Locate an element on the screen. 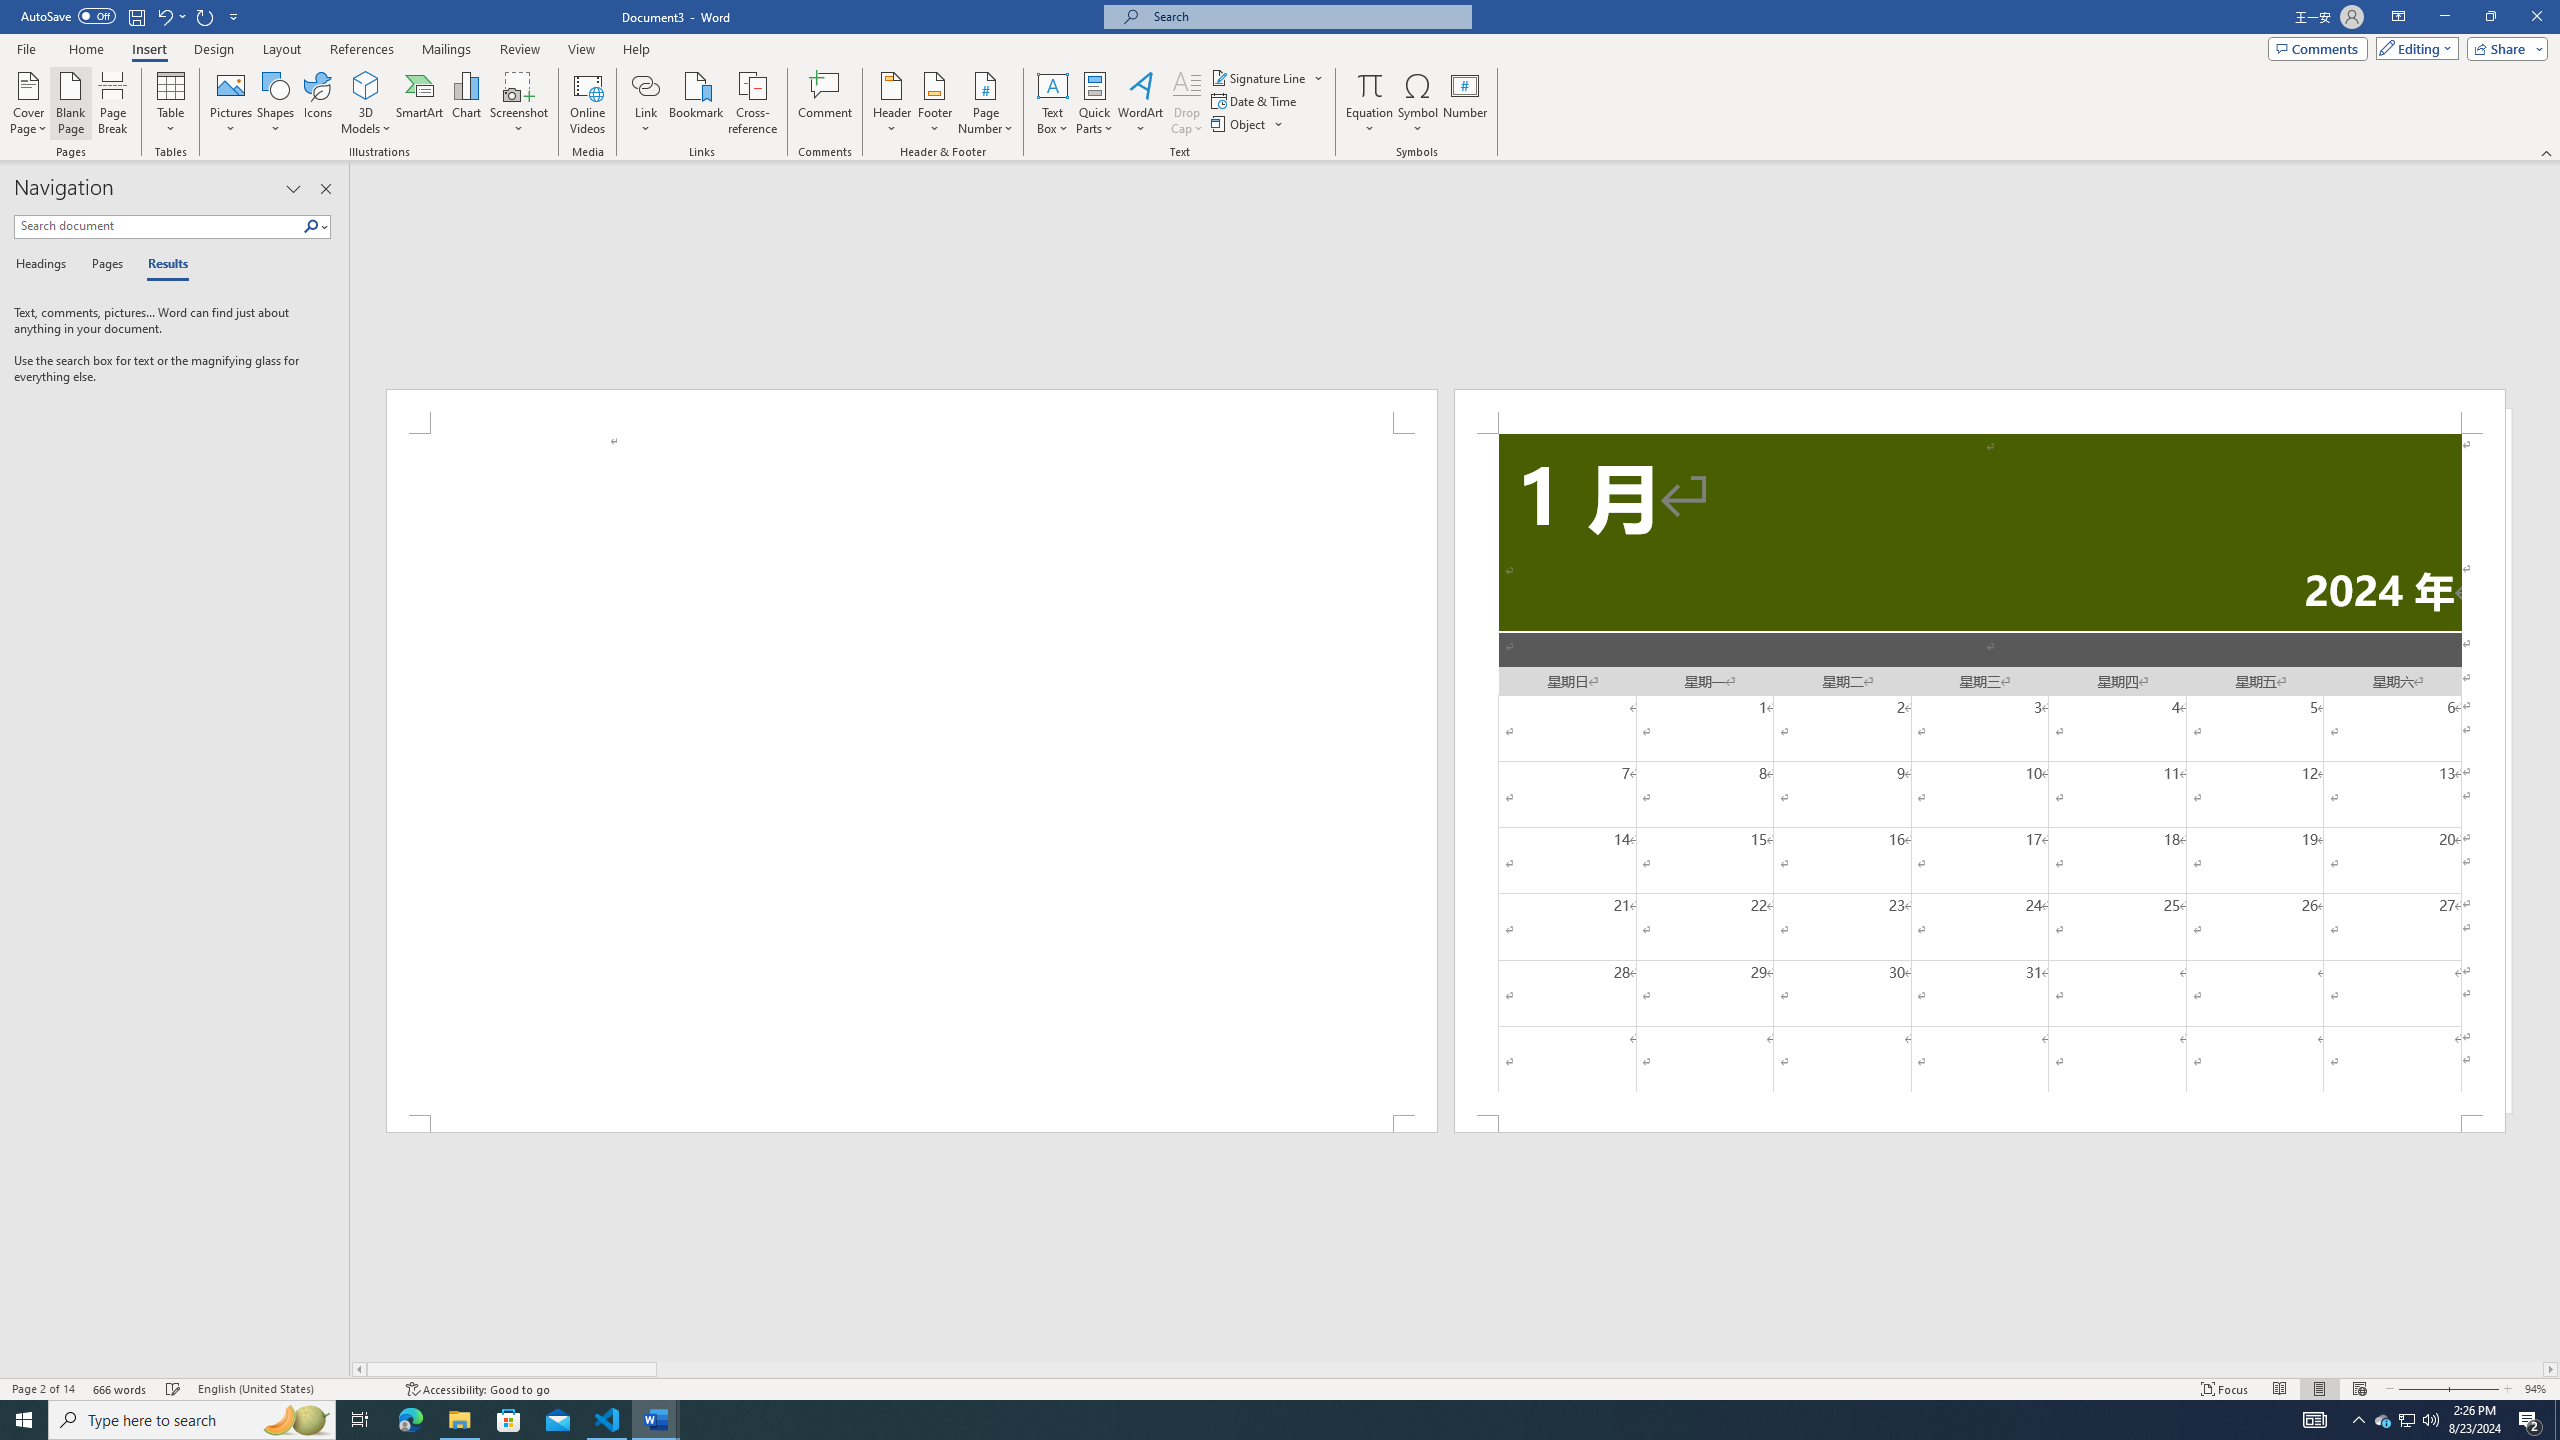 The height and width of the screenshot is (1440, 2560). 'Text Box' is located at coordinates (1052, 103).